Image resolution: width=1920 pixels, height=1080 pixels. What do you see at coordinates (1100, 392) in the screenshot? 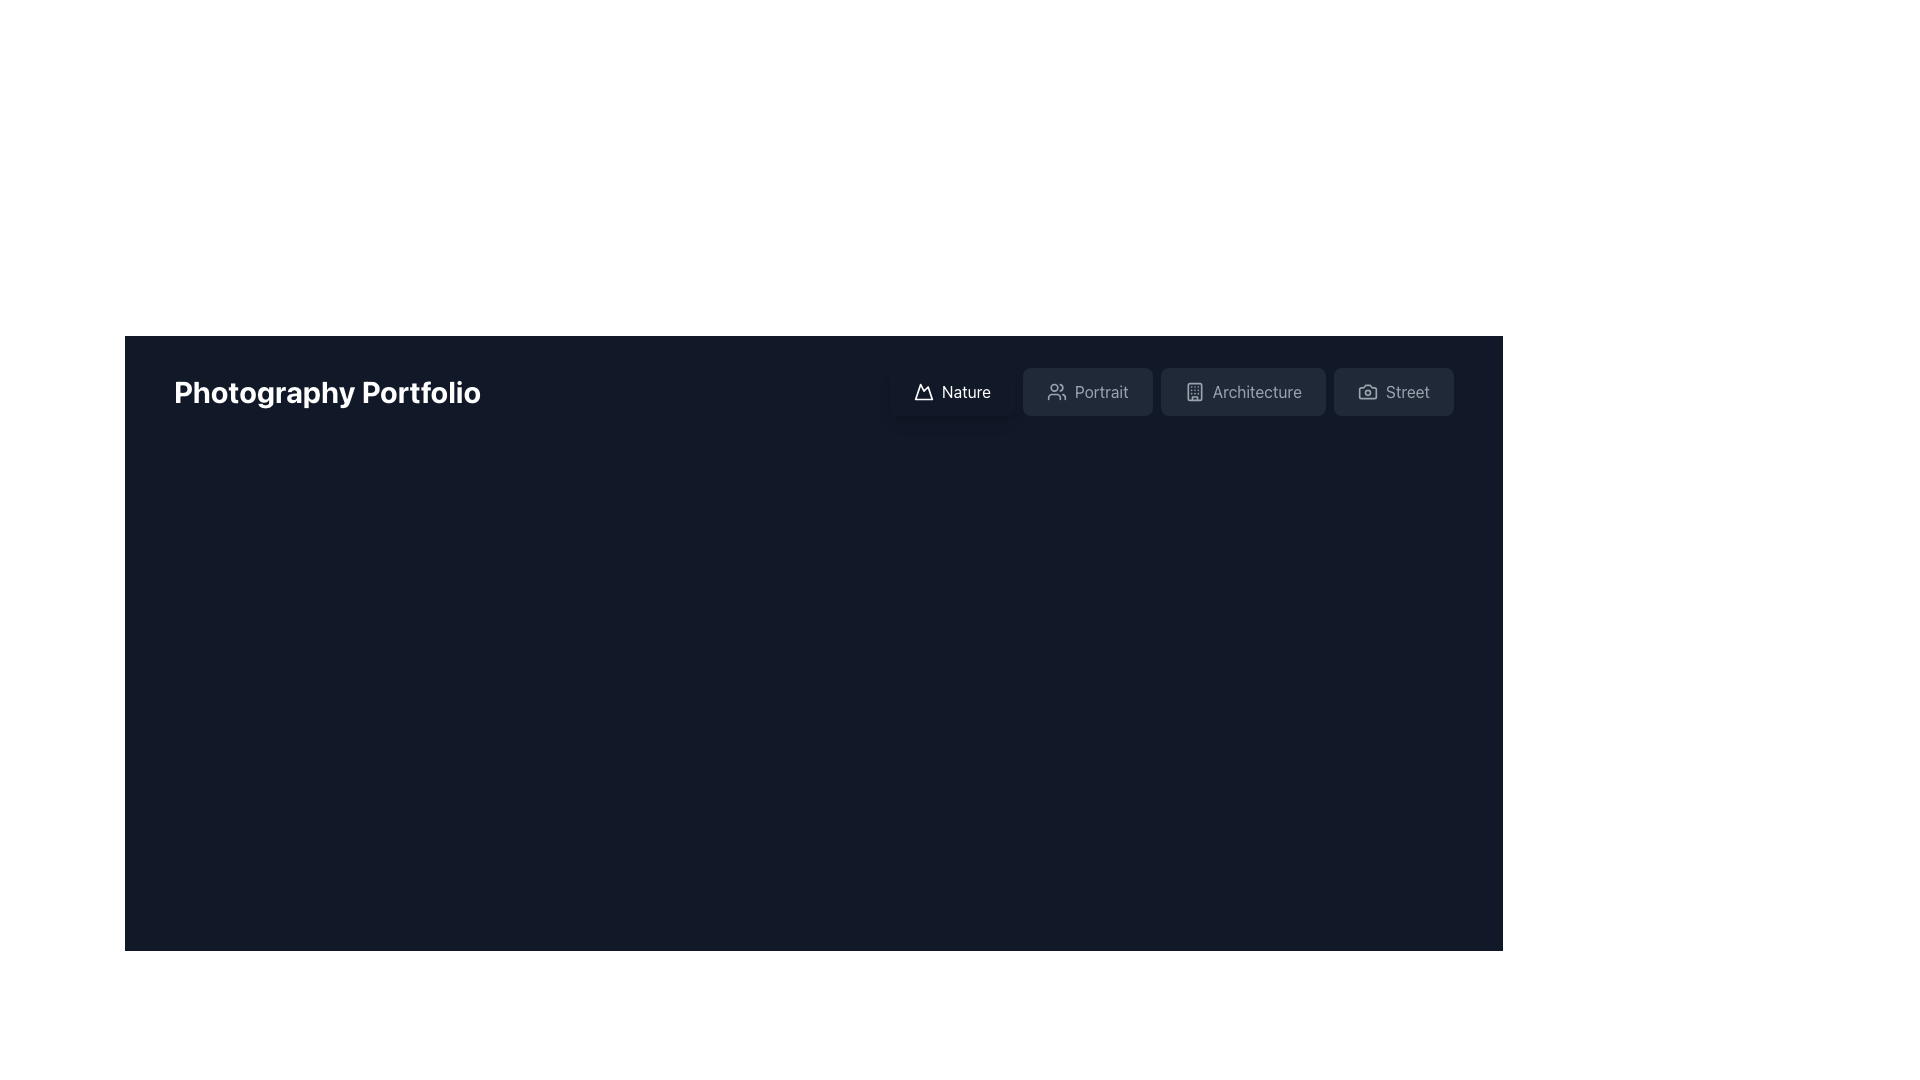
I see `the text label displaying 'Portrait' within the interactive button` at bounding box center [1100, 392].